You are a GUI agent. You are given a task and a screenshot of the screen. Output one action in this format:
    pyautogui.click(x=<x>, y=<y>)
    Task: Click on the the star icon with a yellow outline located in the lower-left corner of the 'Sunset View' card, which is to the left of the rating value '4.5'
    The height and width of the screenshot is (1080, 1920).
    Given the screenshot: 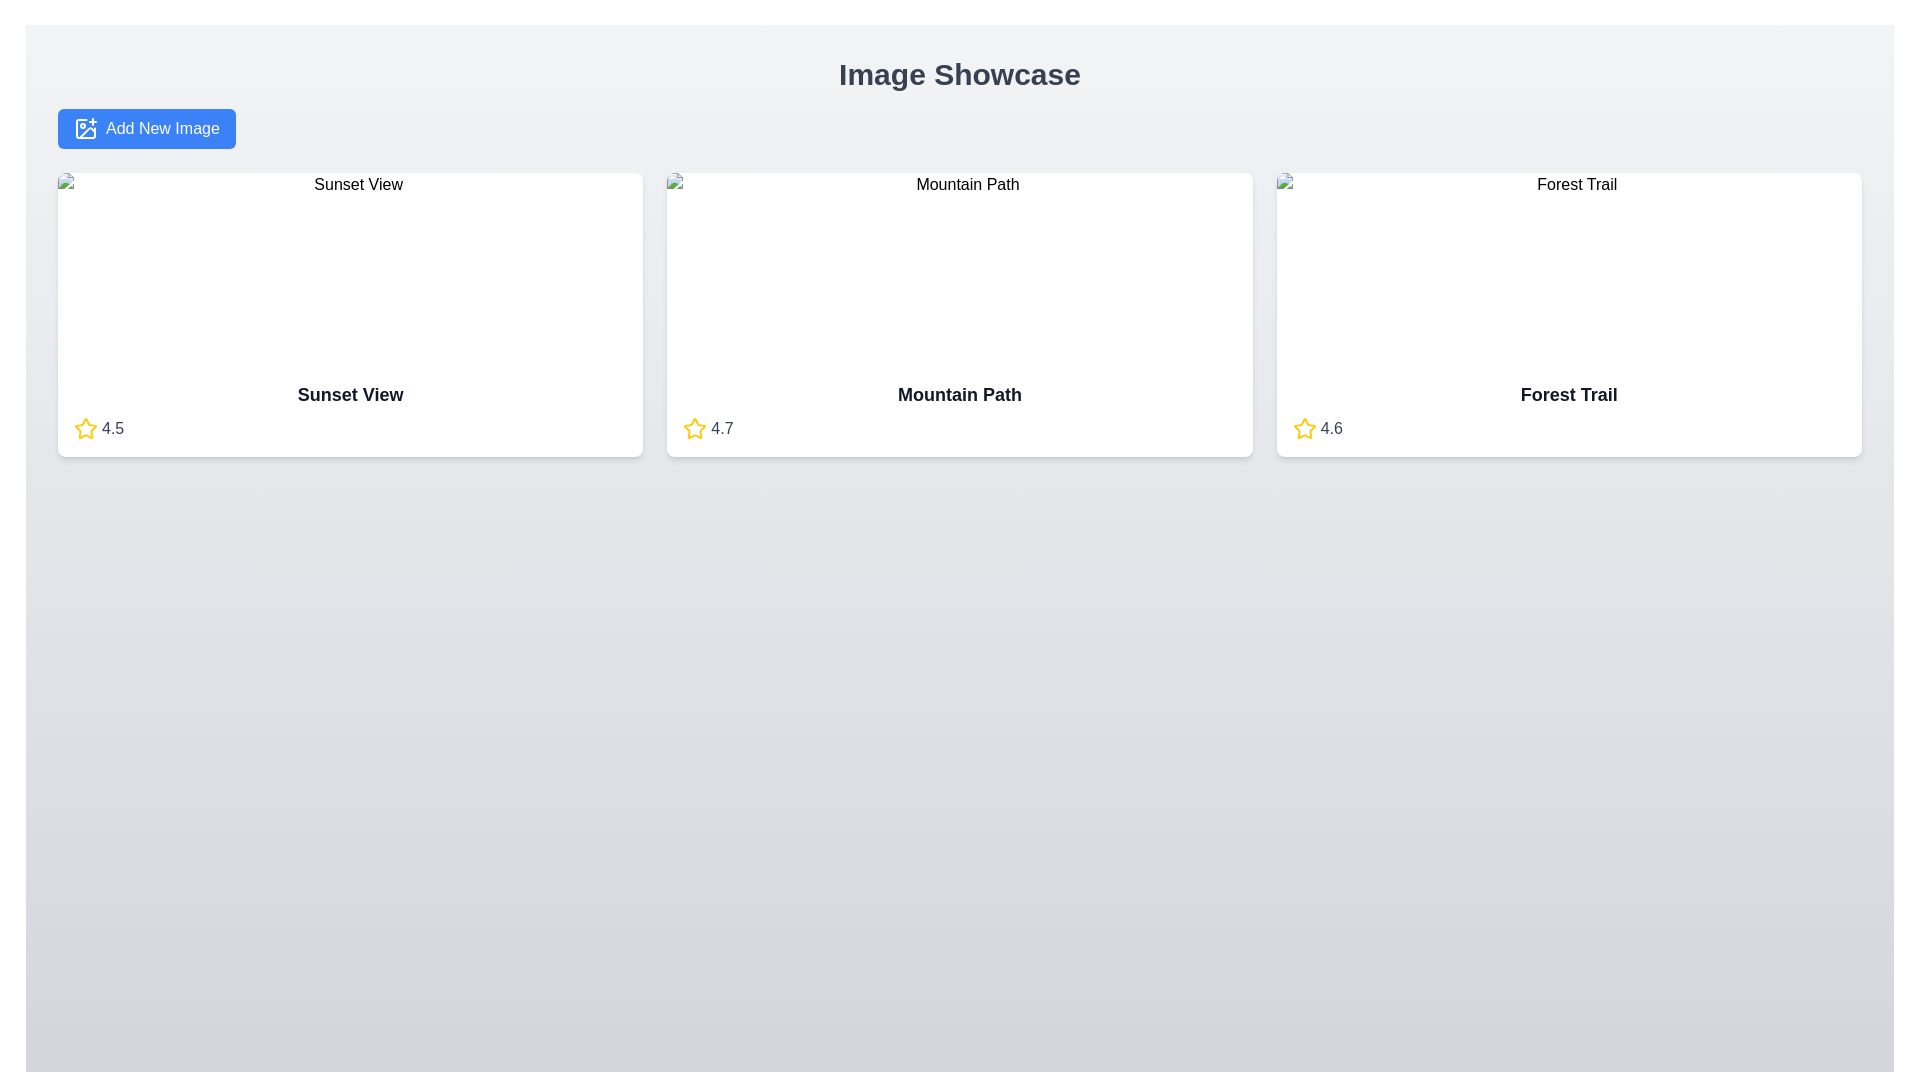 What is the action you would take?
    pyautogui.click(x=85, y=427)
    